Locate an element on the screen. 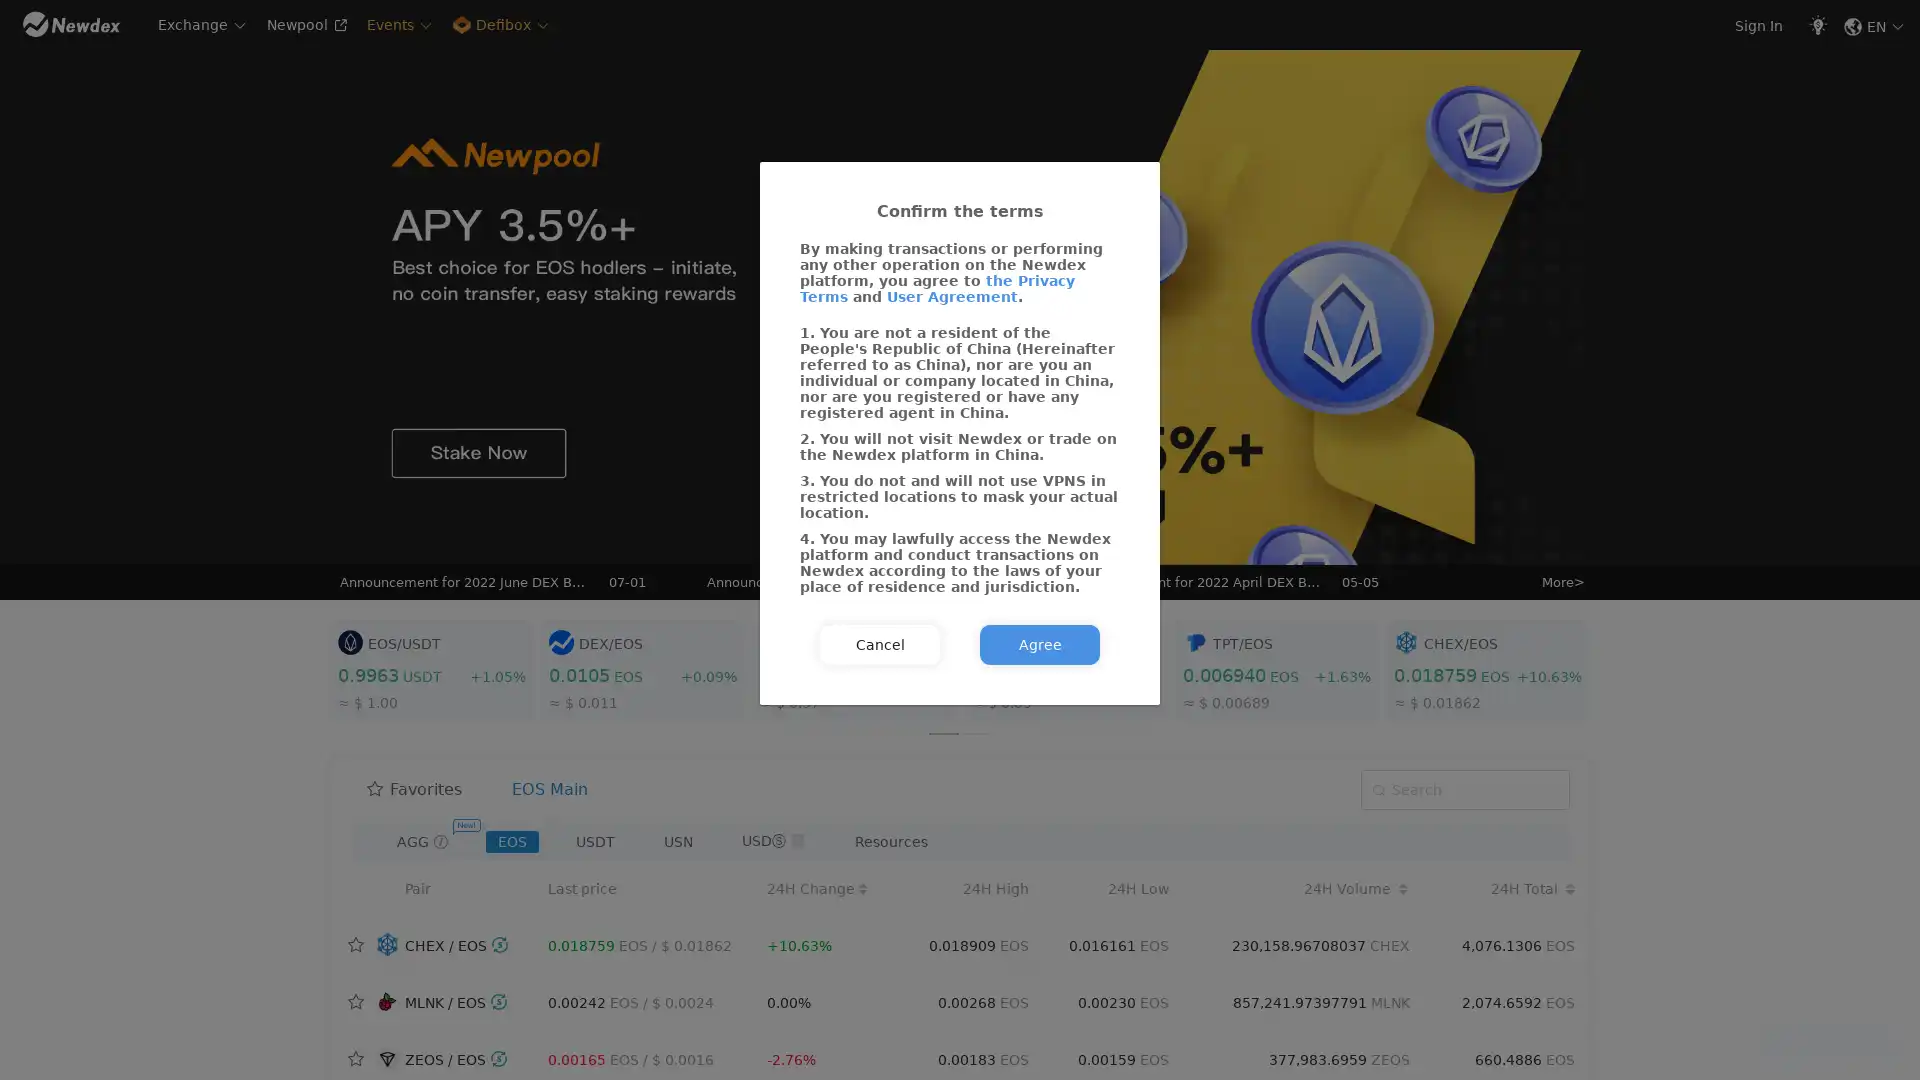  Events is located at coordinates (399, 24).